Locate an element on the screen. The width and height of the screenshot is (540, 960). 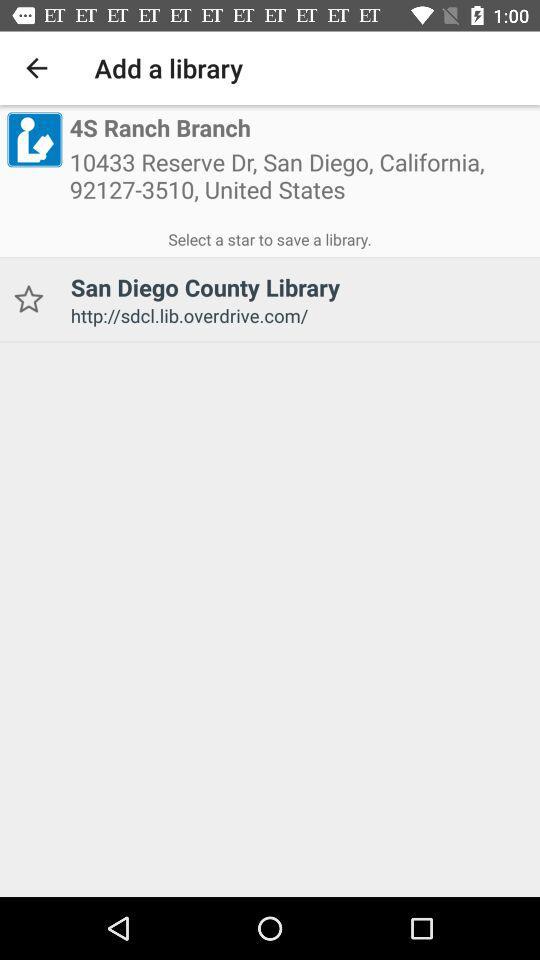
item next to 4s ranch branch icon is located at coordinates (33, 138).